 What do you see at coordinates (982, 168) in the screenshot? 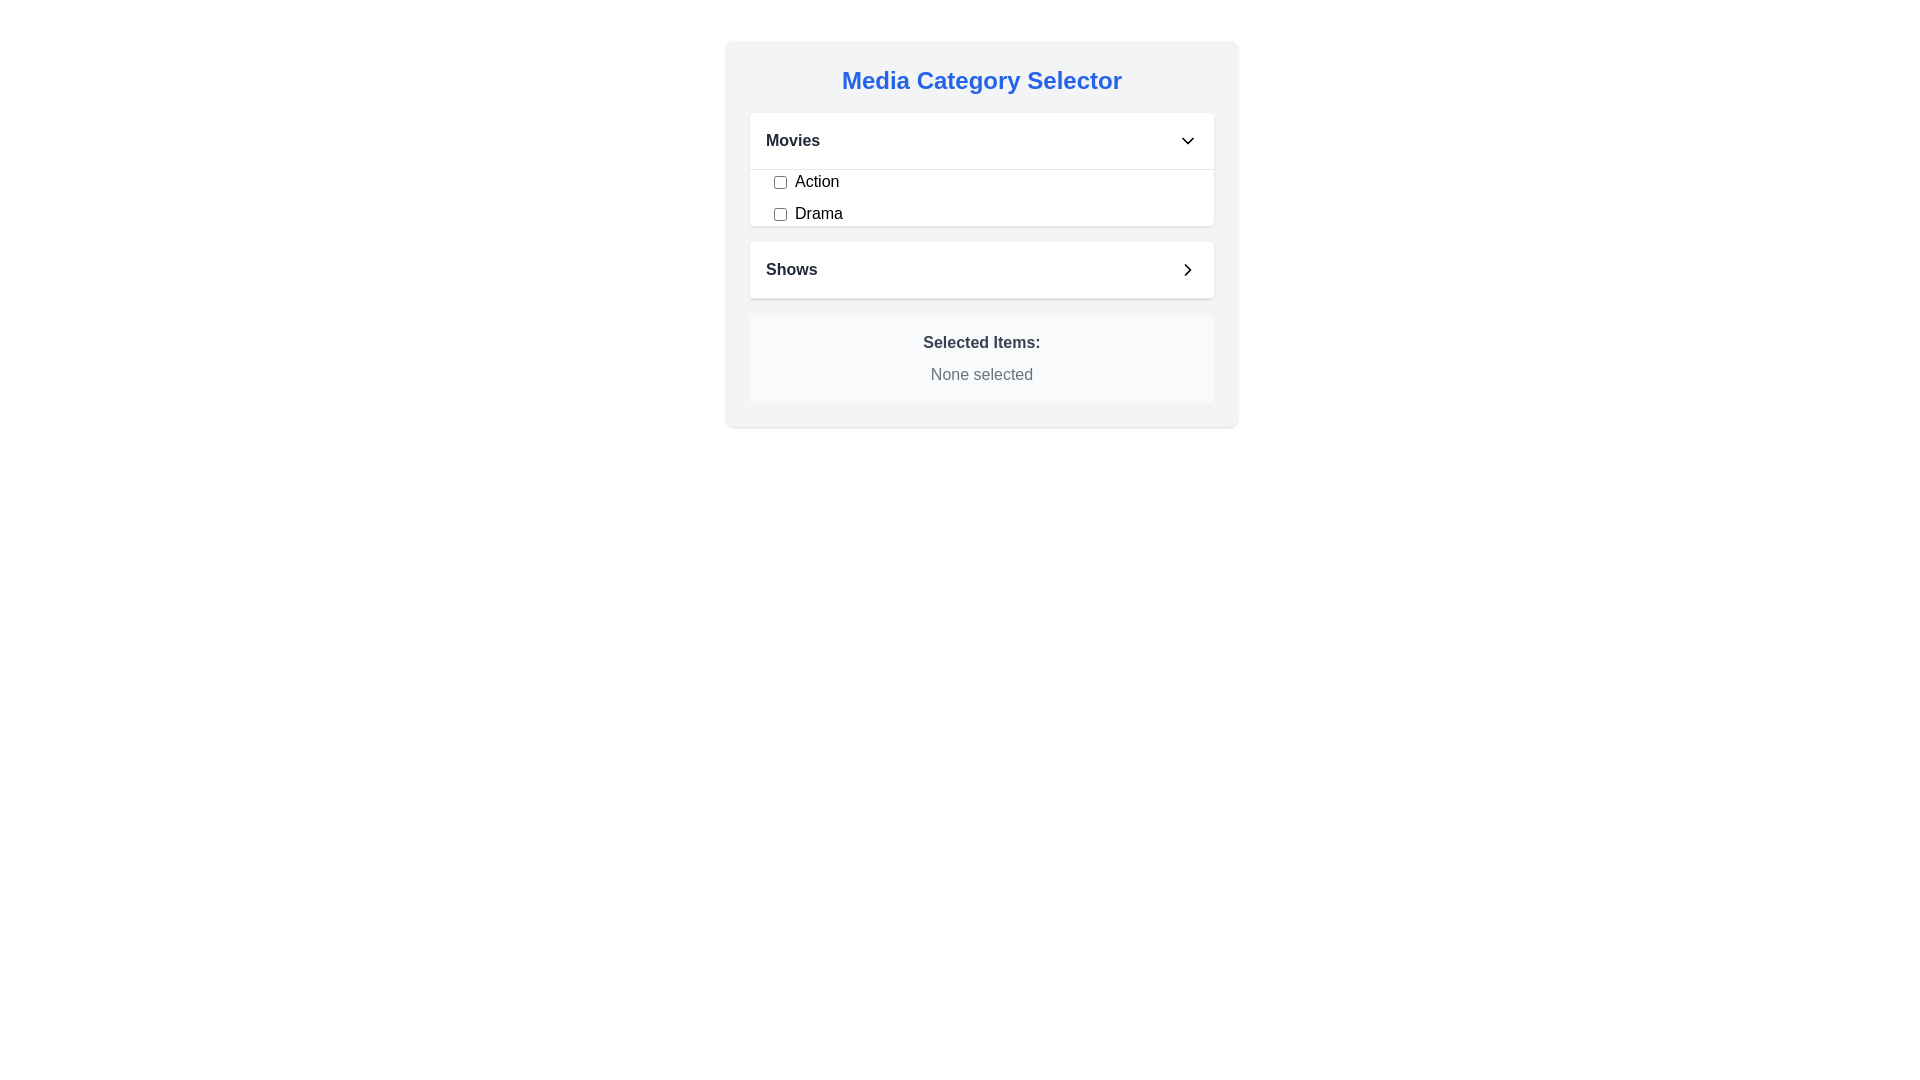
I see `the 'Movies' dropdown section with checkboxes to interact with the options` at bounding box center [982, 168].